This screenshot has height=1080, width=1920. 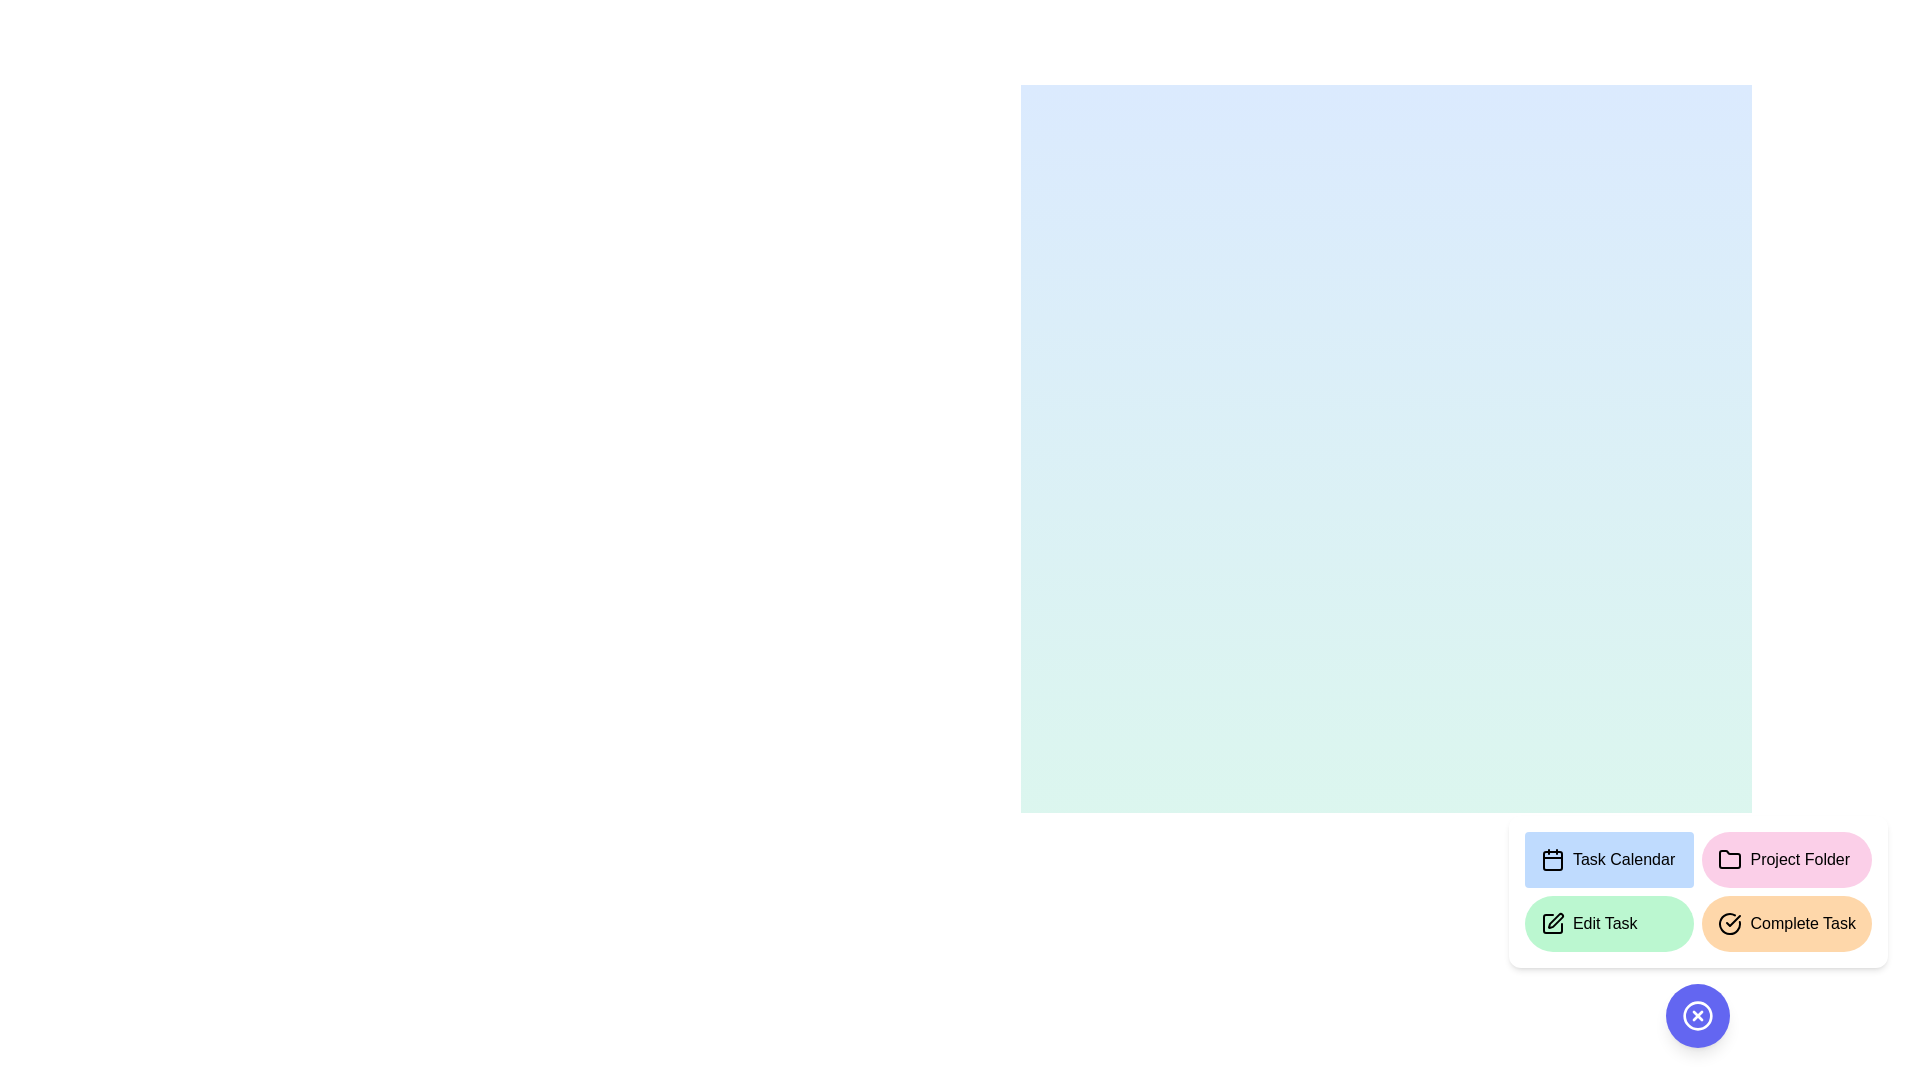 I want to click on the 'Project Folder' button located in the top-right corner of the grid layout, so click(x=1787, y=859).